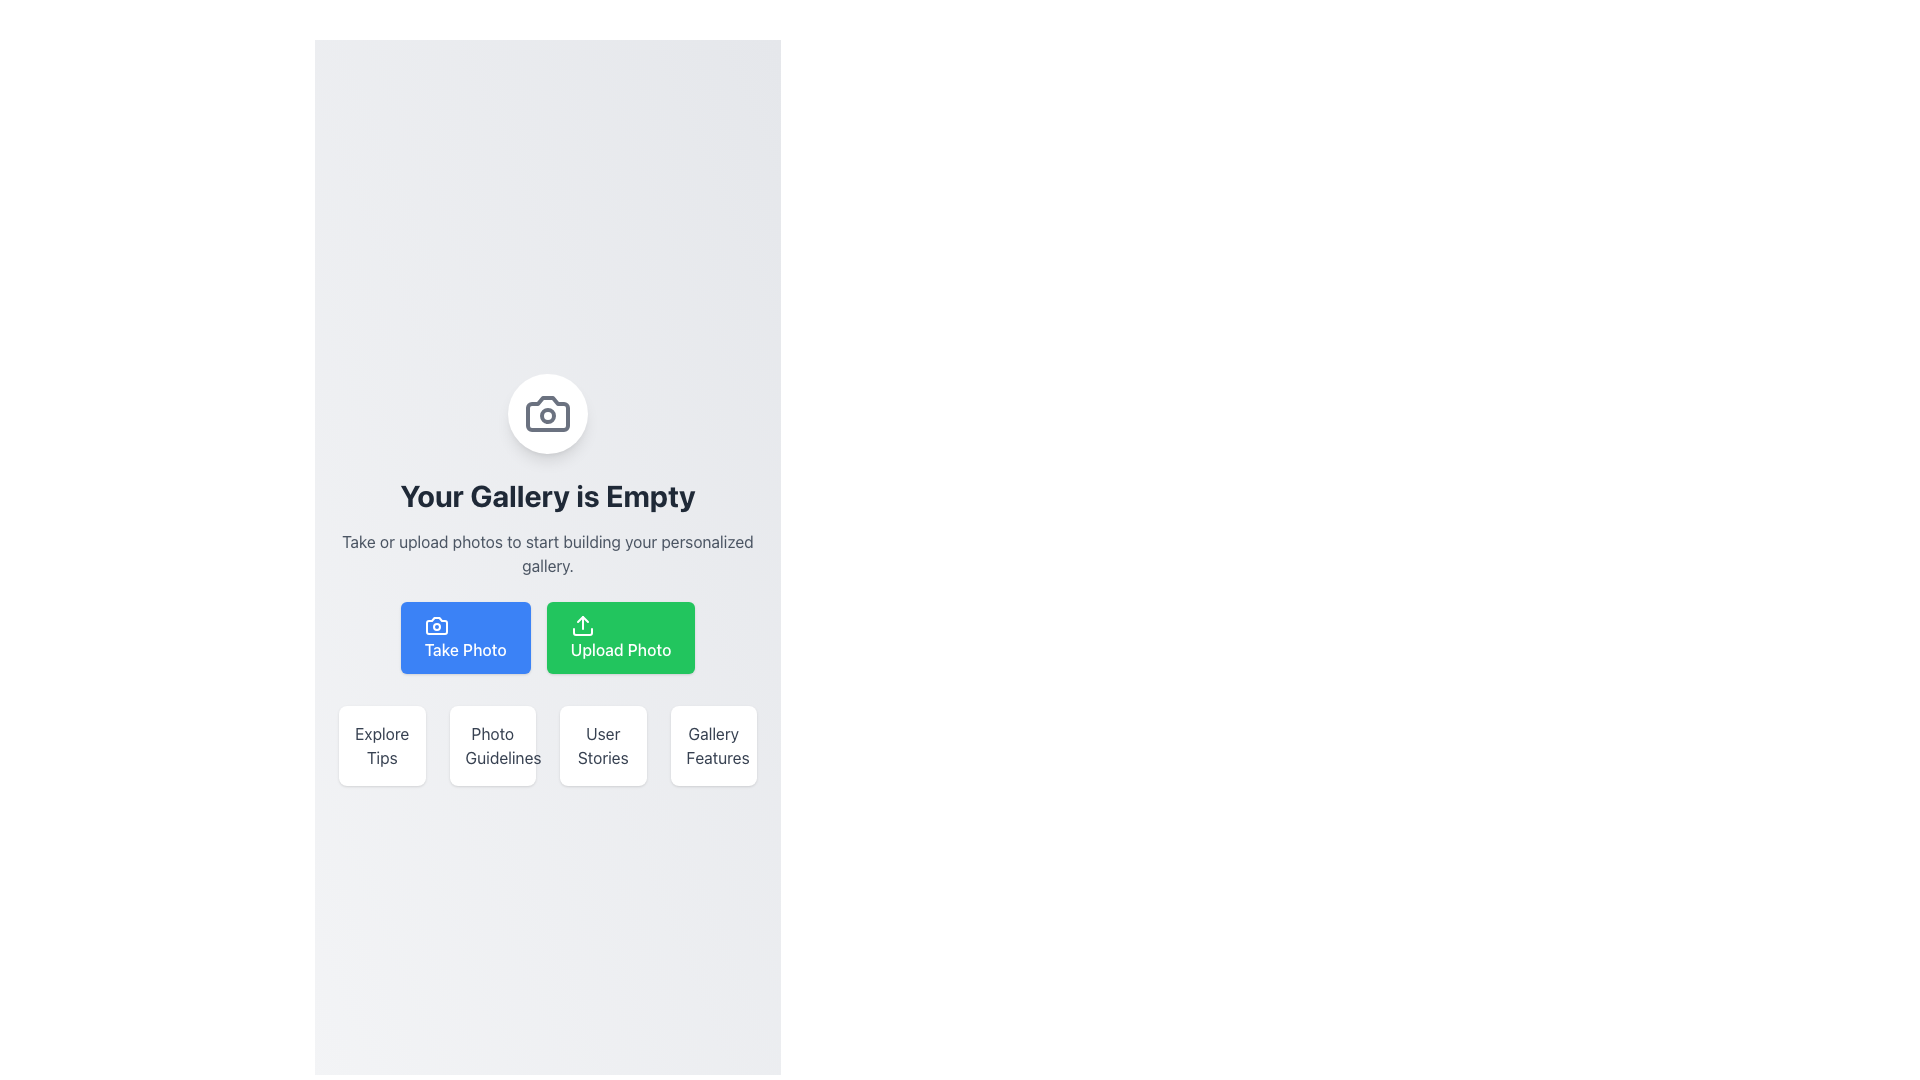 Image resolution: width=1920 pixels, height=1080 pixels. What do you see at coordinates (547, 412) in the screenshot?
I see `the camera icon, which is an outlined graphic with a lens in the center, located at the center of a circular white background above the text 'Your Gallery is Empty.'` at bounding box center [547, 412].